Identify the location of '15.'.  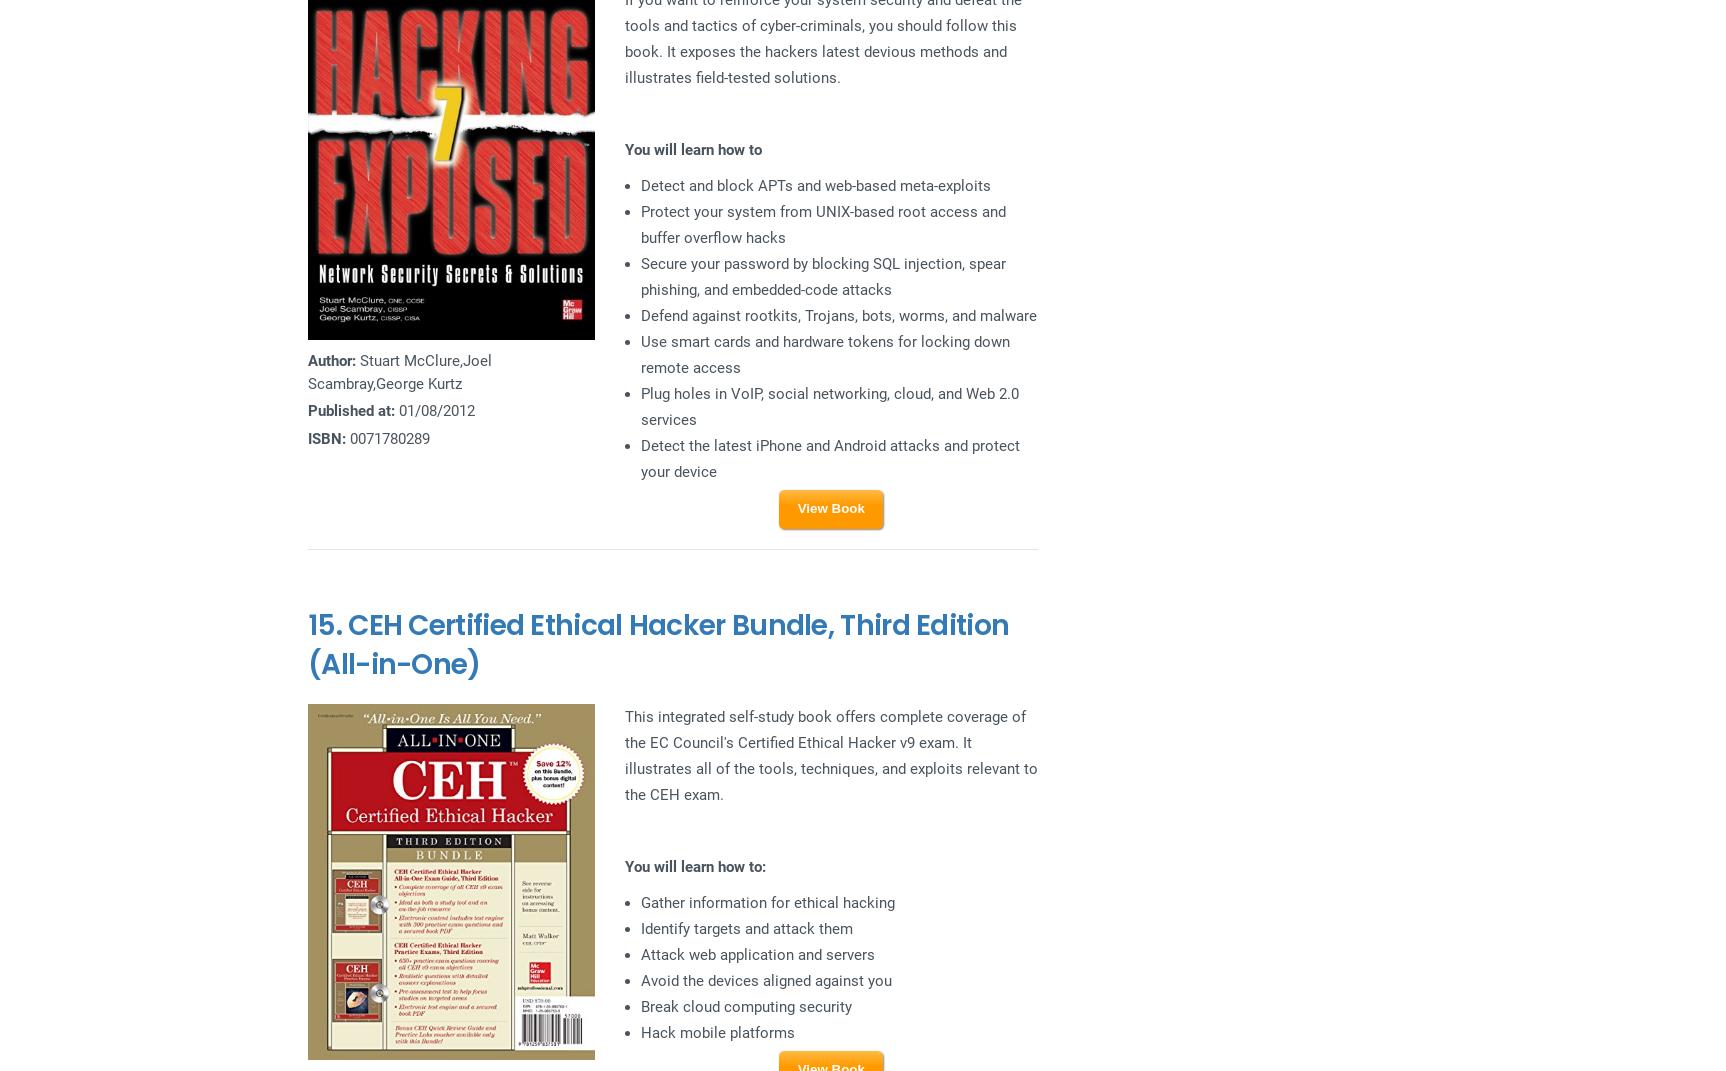
(306, 623).